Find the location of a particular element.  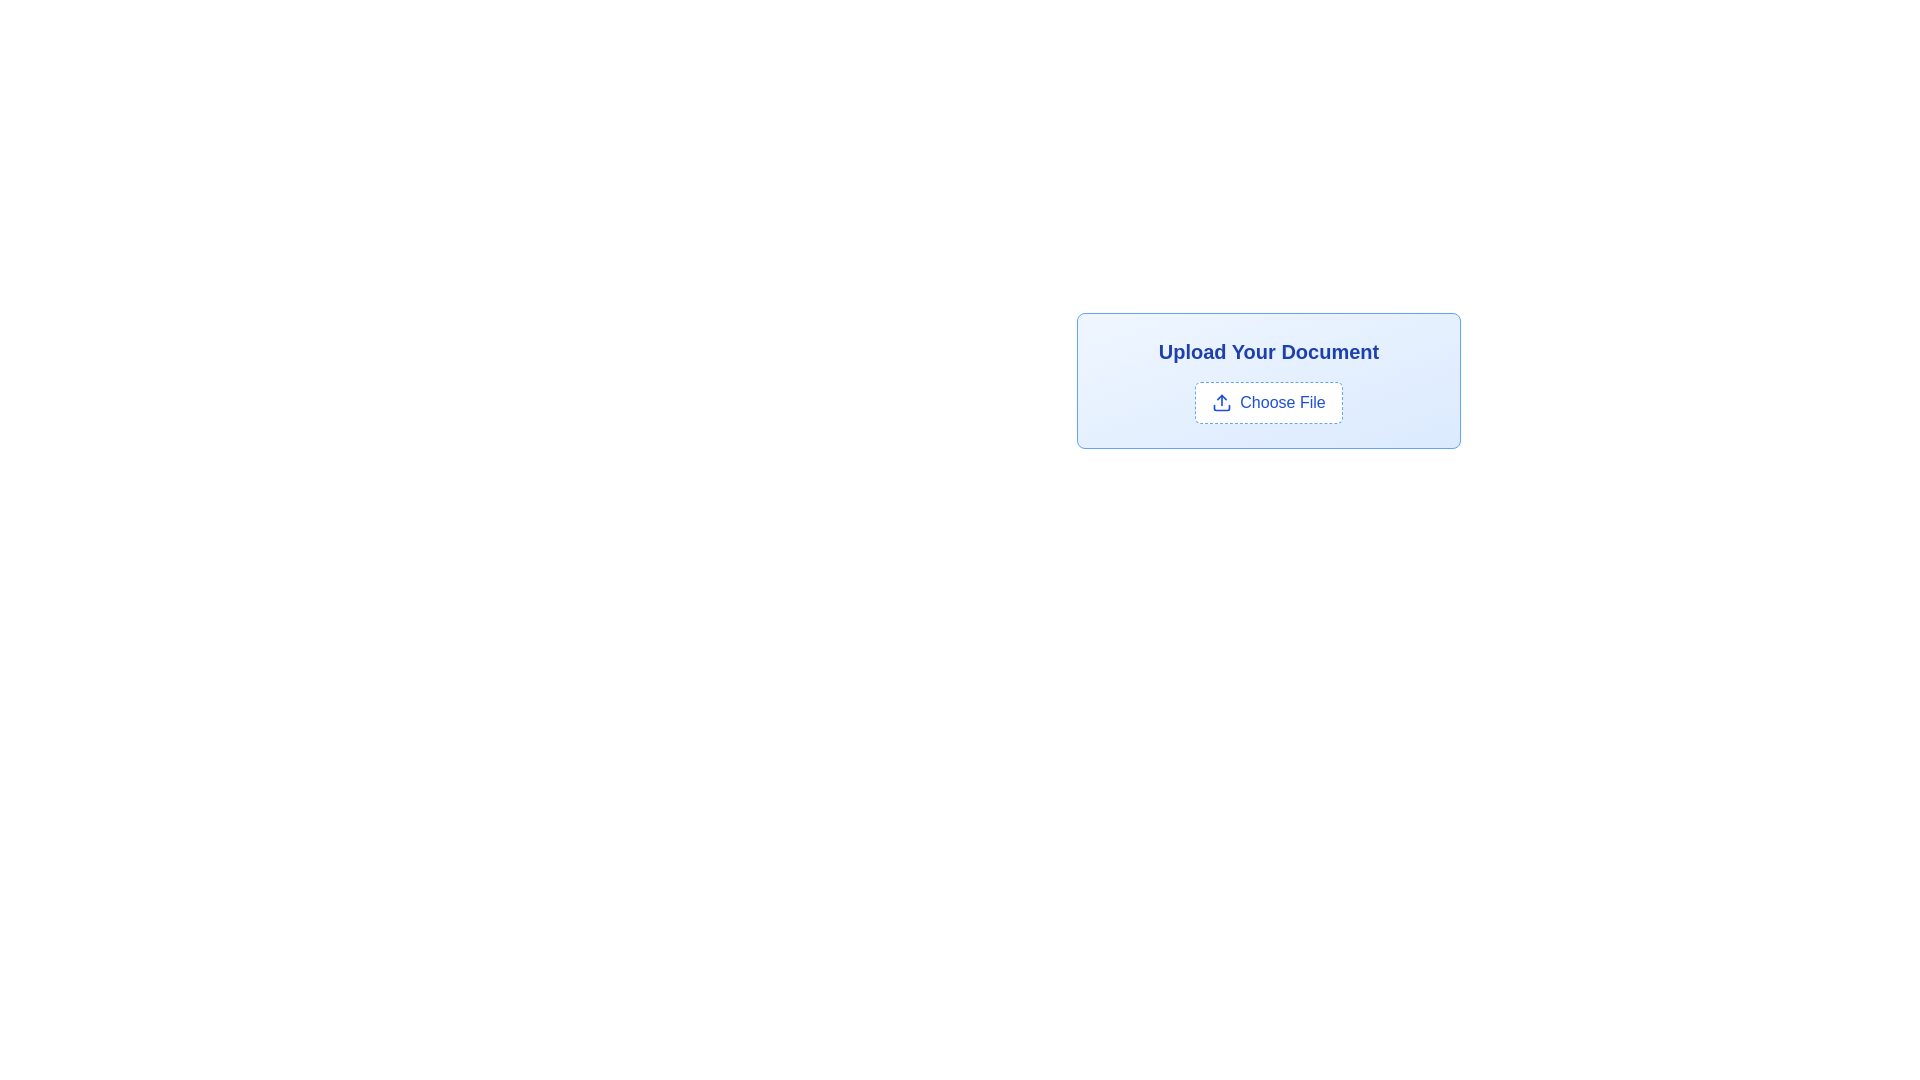

the icon component representing file uploading, located near the top-middle area of the 'Upload Your Document' button is located at coordinates (1221, 407).